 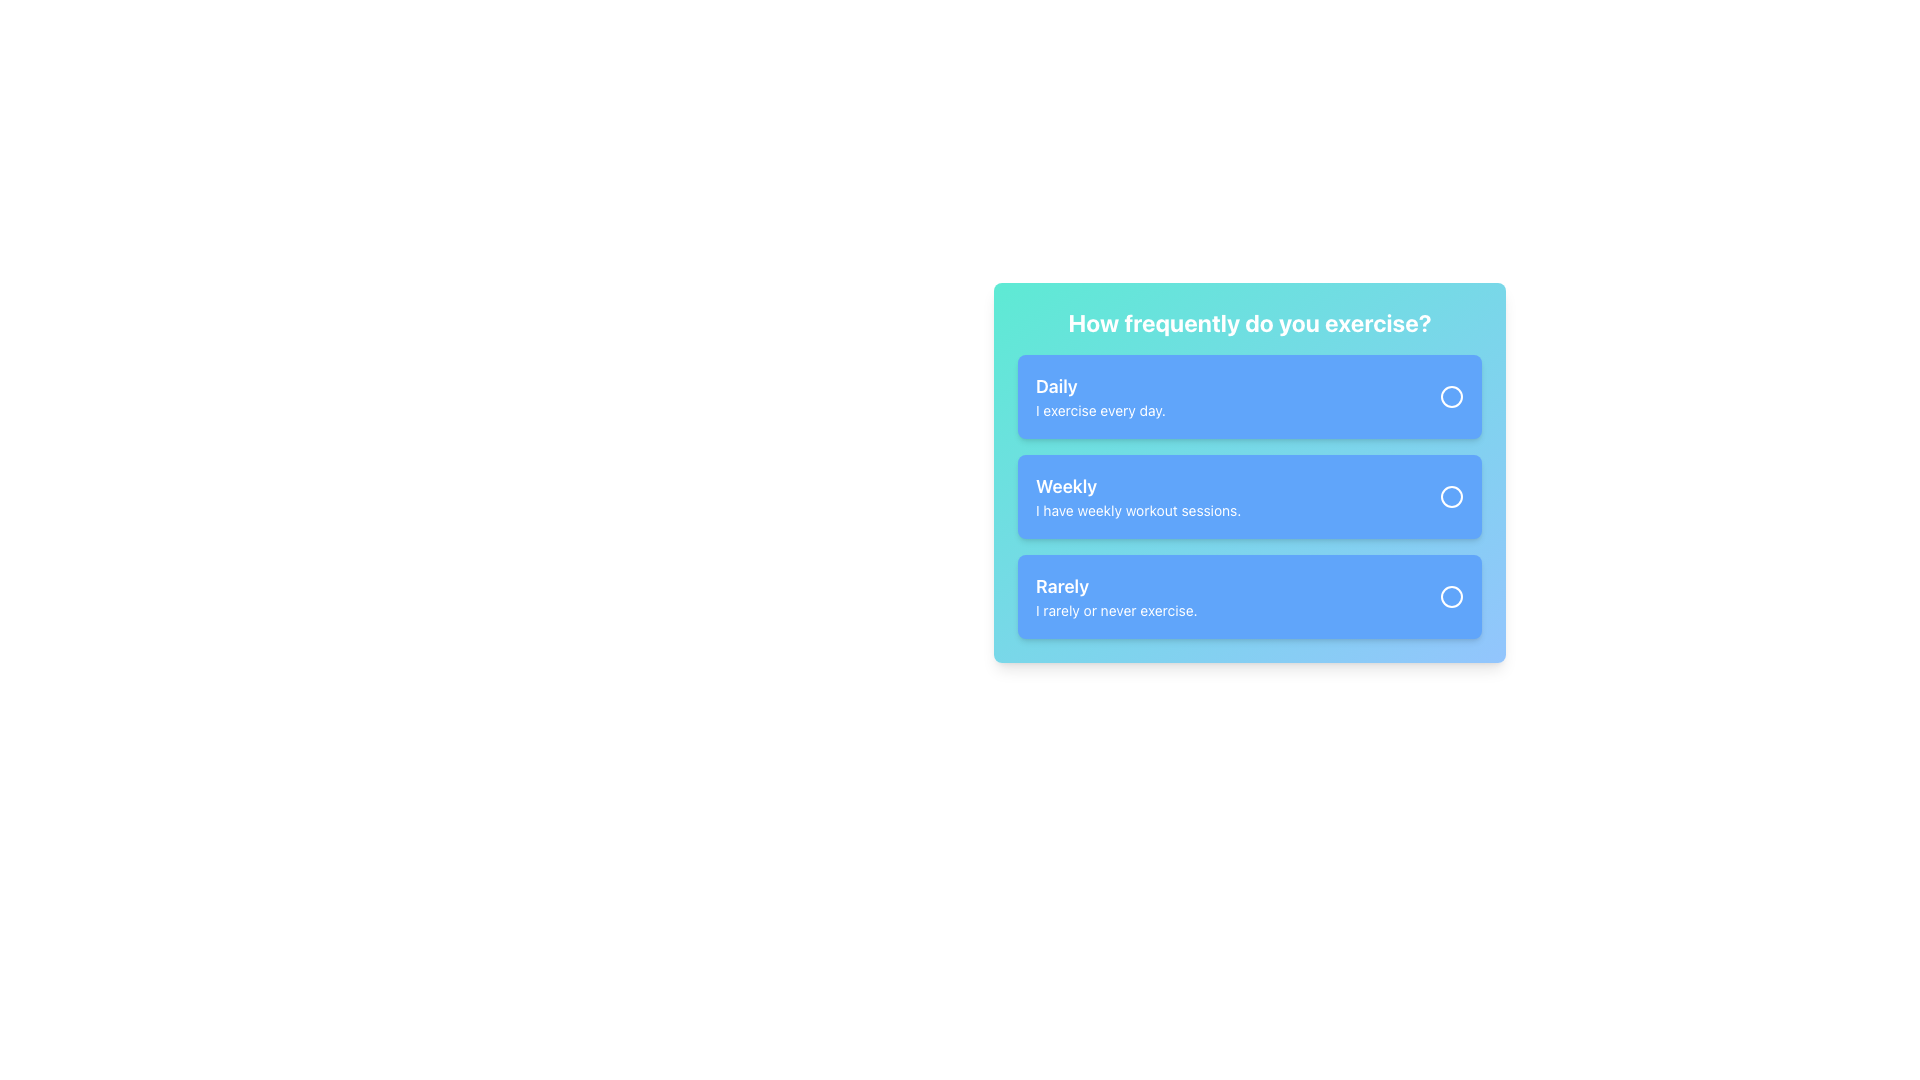 What do you see at coordinates (1451, 596) in the screenshot?
I see `the 'Rarely' radio button indicator using keyboard navigation to focus on the circle` at bounding box center [1451, 596].